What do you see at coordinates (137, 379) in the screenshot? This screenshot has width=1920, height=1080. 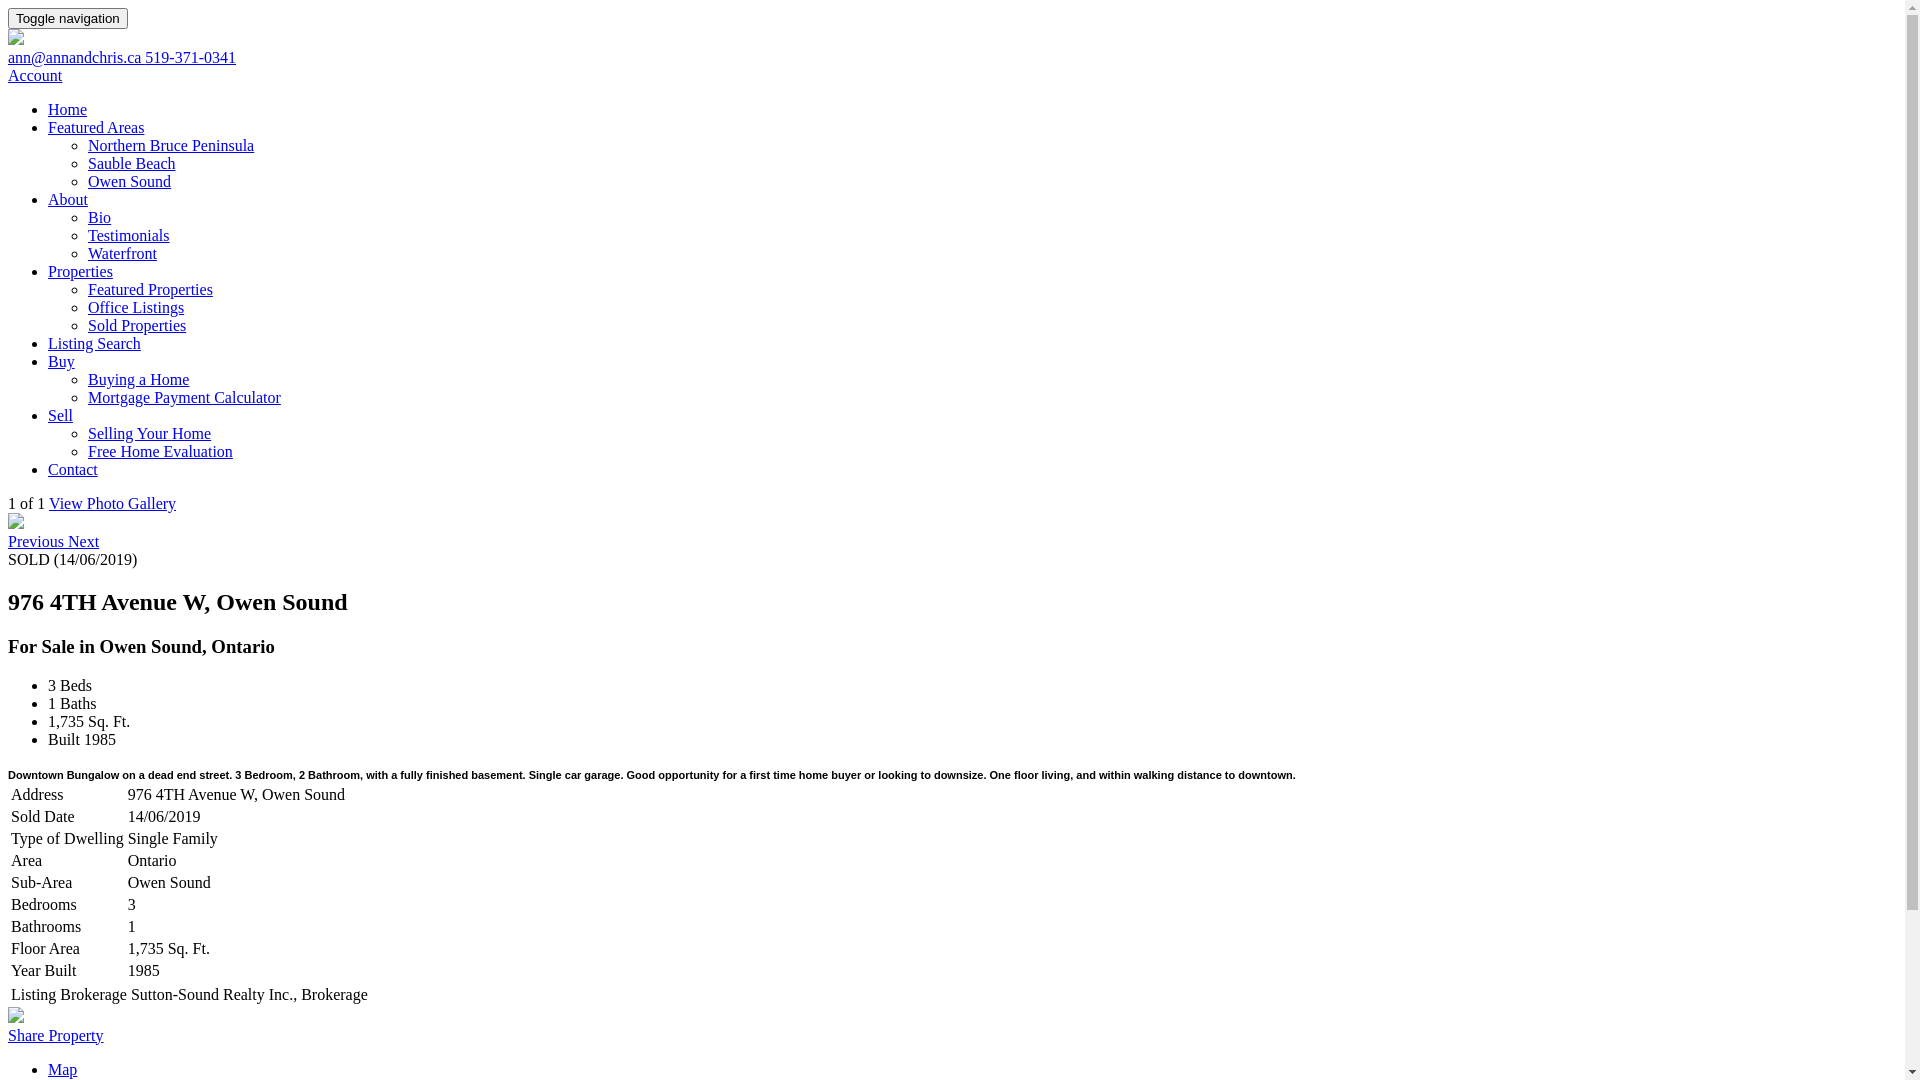 I see `'Buying a Home'` at bounding box center [137, 379].